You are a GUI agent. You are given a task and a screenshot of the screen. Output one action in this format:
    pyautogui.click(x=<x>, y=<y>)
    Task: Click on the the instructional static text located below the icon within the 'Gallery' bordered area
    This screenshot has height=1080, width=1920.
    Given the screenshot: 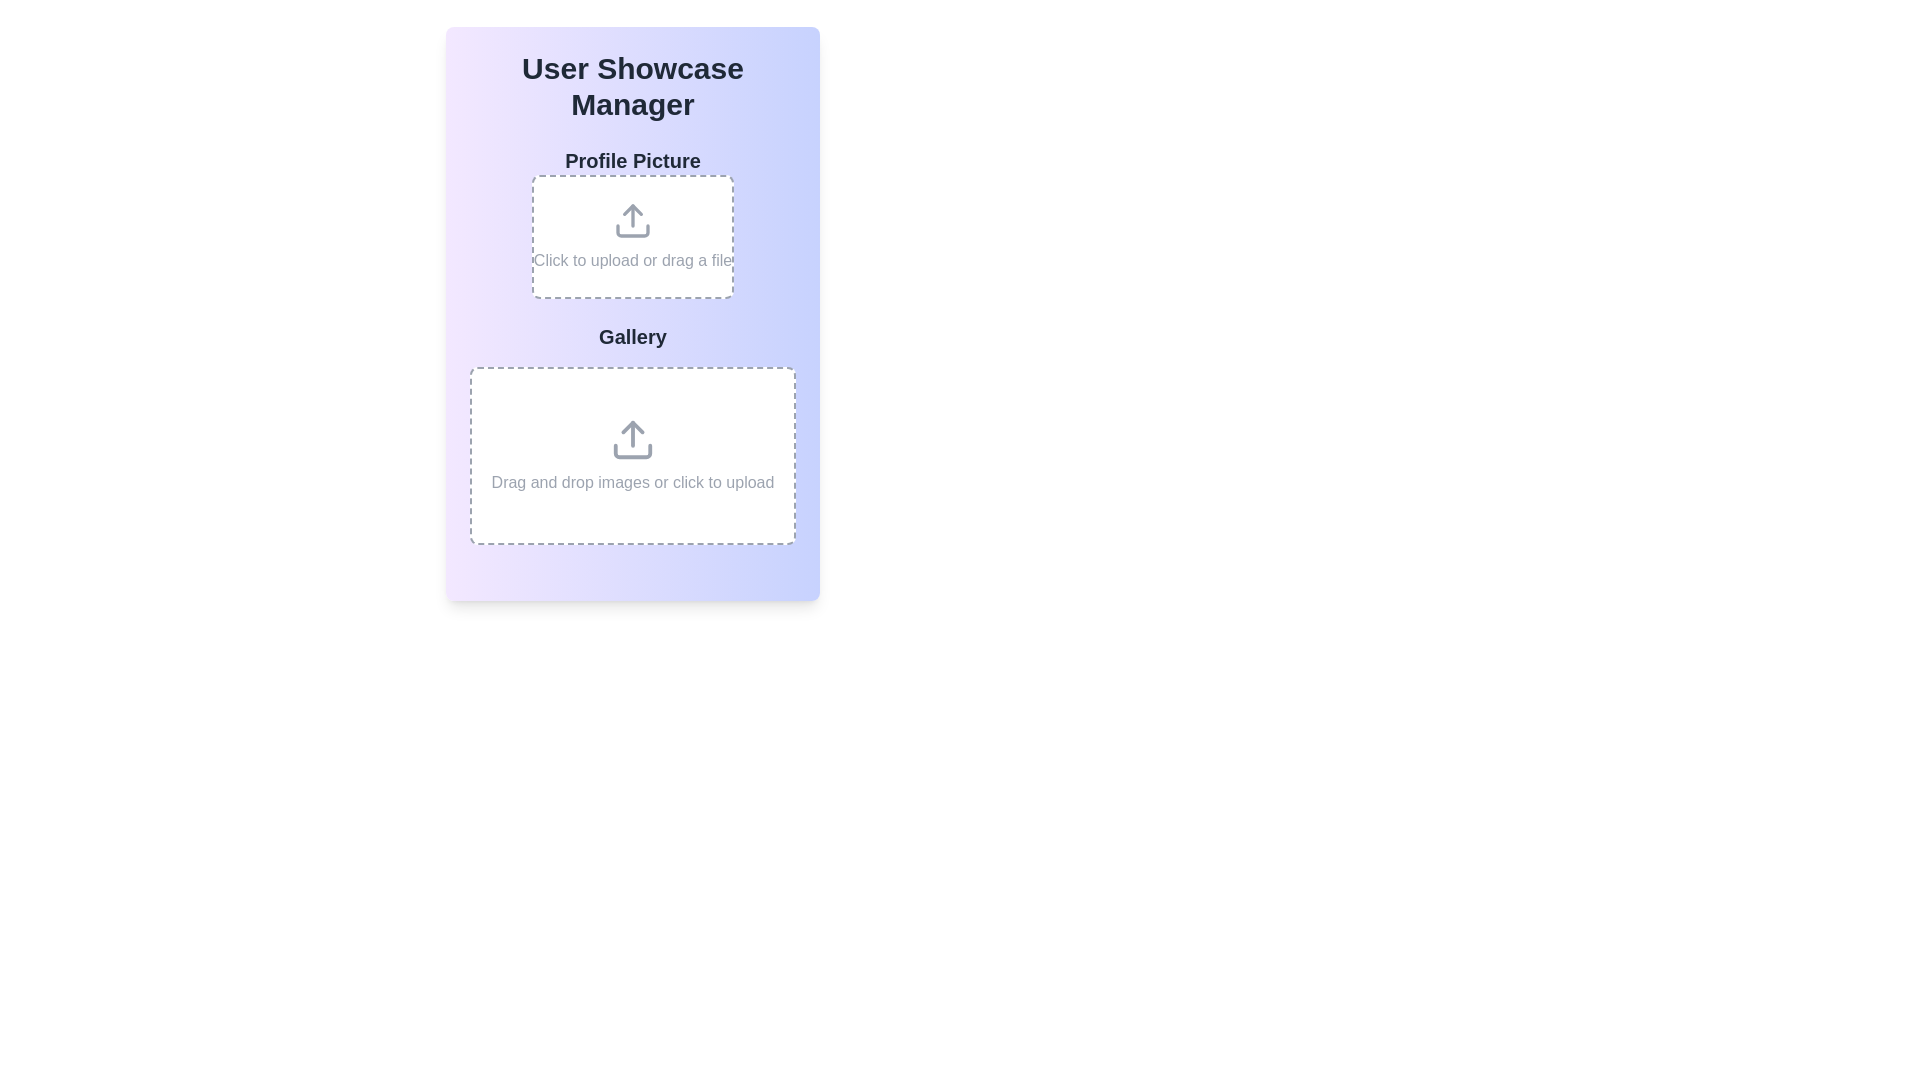 What is the action you would take?
    pyautogui.click(x=632, y=482)
    